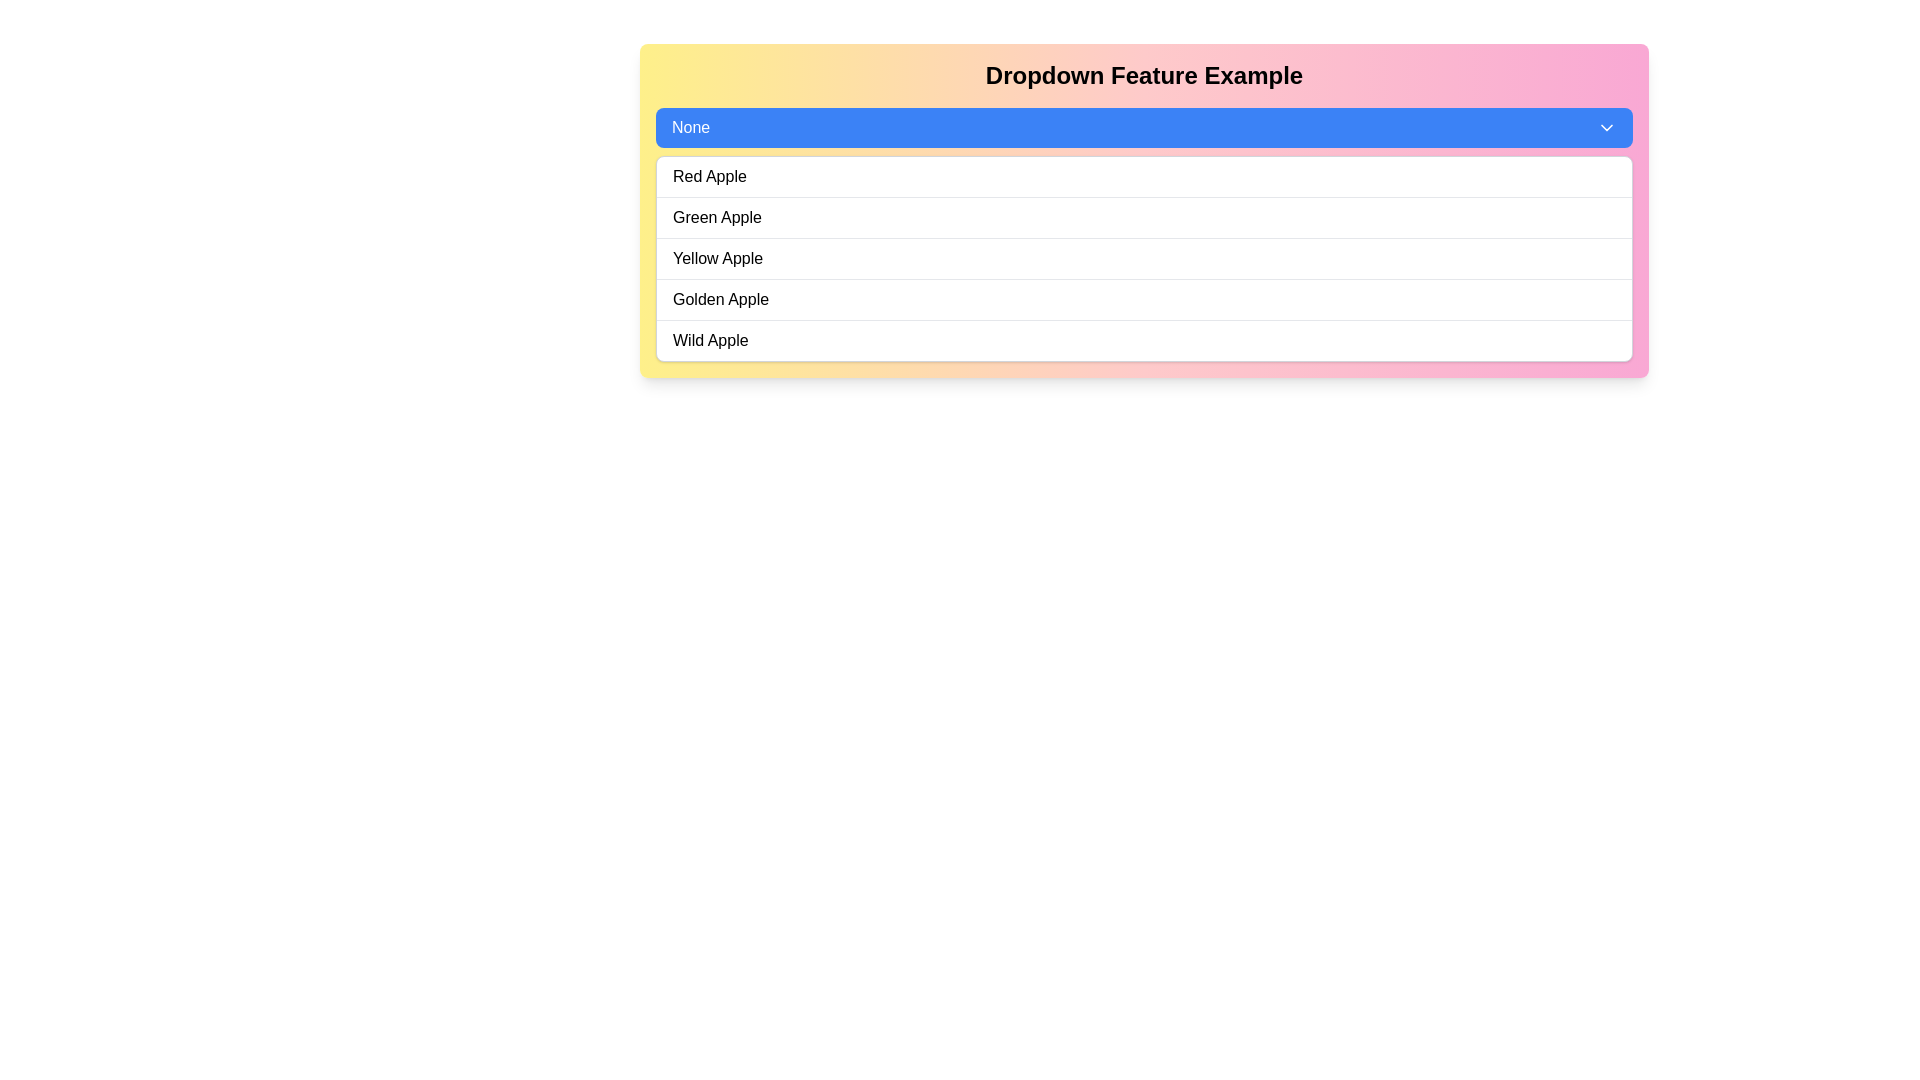 This screenshot has height=1080, width=1920. Describe the element at coordinates (1144, 339) in the screenshot. I see `to select the 'Wild Apple' option from the dropdown list, which is the fifth item in the list and has a simple black font on a white background` at that location.